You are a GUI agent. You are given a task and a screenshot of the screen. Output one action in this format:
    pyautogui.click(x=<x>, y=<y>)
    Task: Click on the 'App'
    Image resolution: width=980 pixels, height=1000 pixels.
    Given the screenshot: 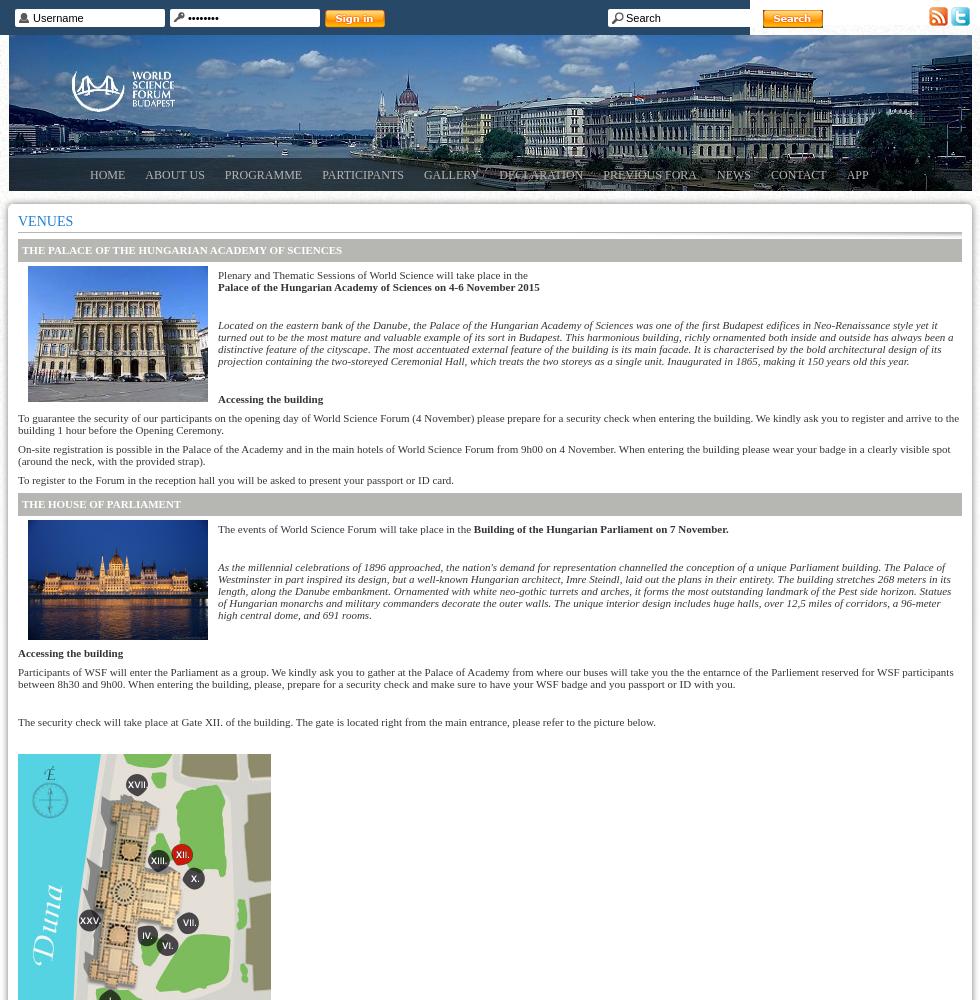 What is the action you would take?
    pyautogui.click(x=857, y=175)
    